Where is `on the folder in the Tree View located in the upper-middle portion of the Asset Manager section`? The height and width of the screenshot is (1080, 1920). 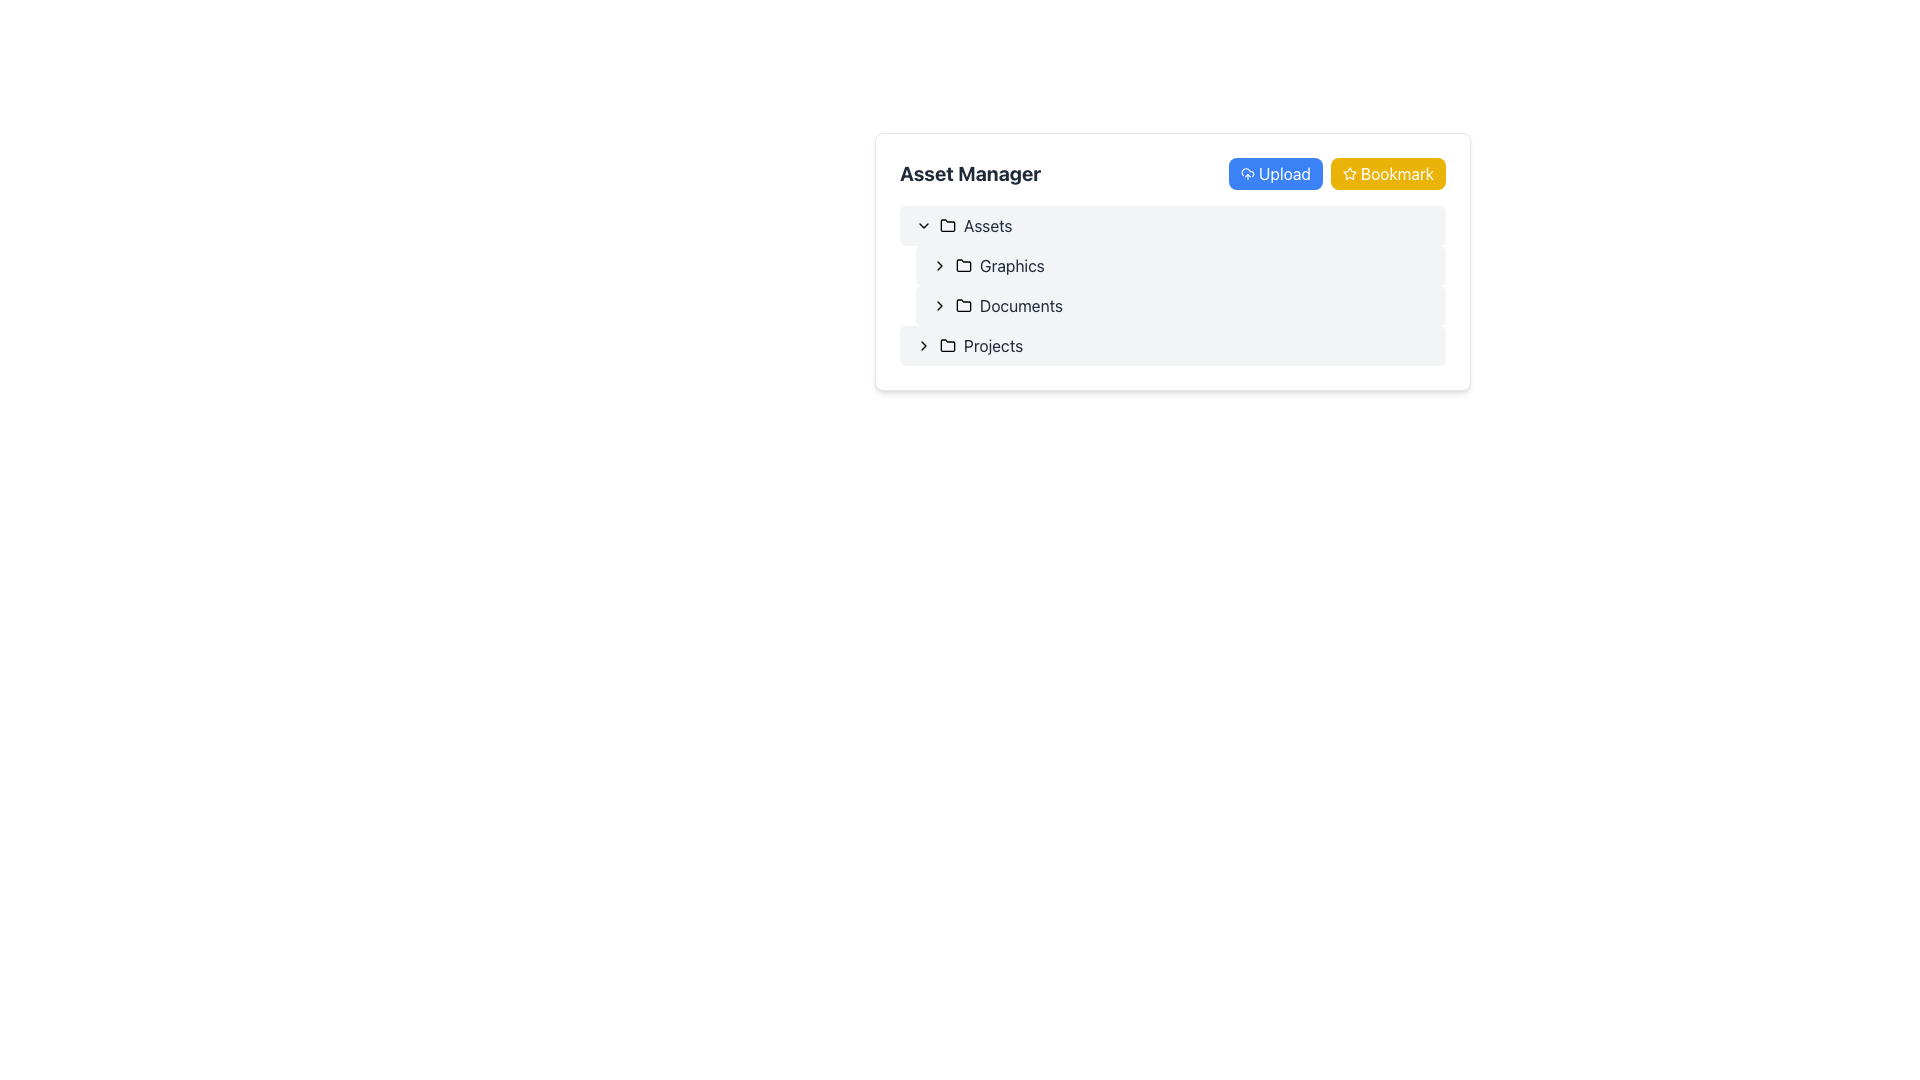
on the folder in the Tree View located in the upper-middle portion of the Asset Manager section is located at coordinates (1172, 285).